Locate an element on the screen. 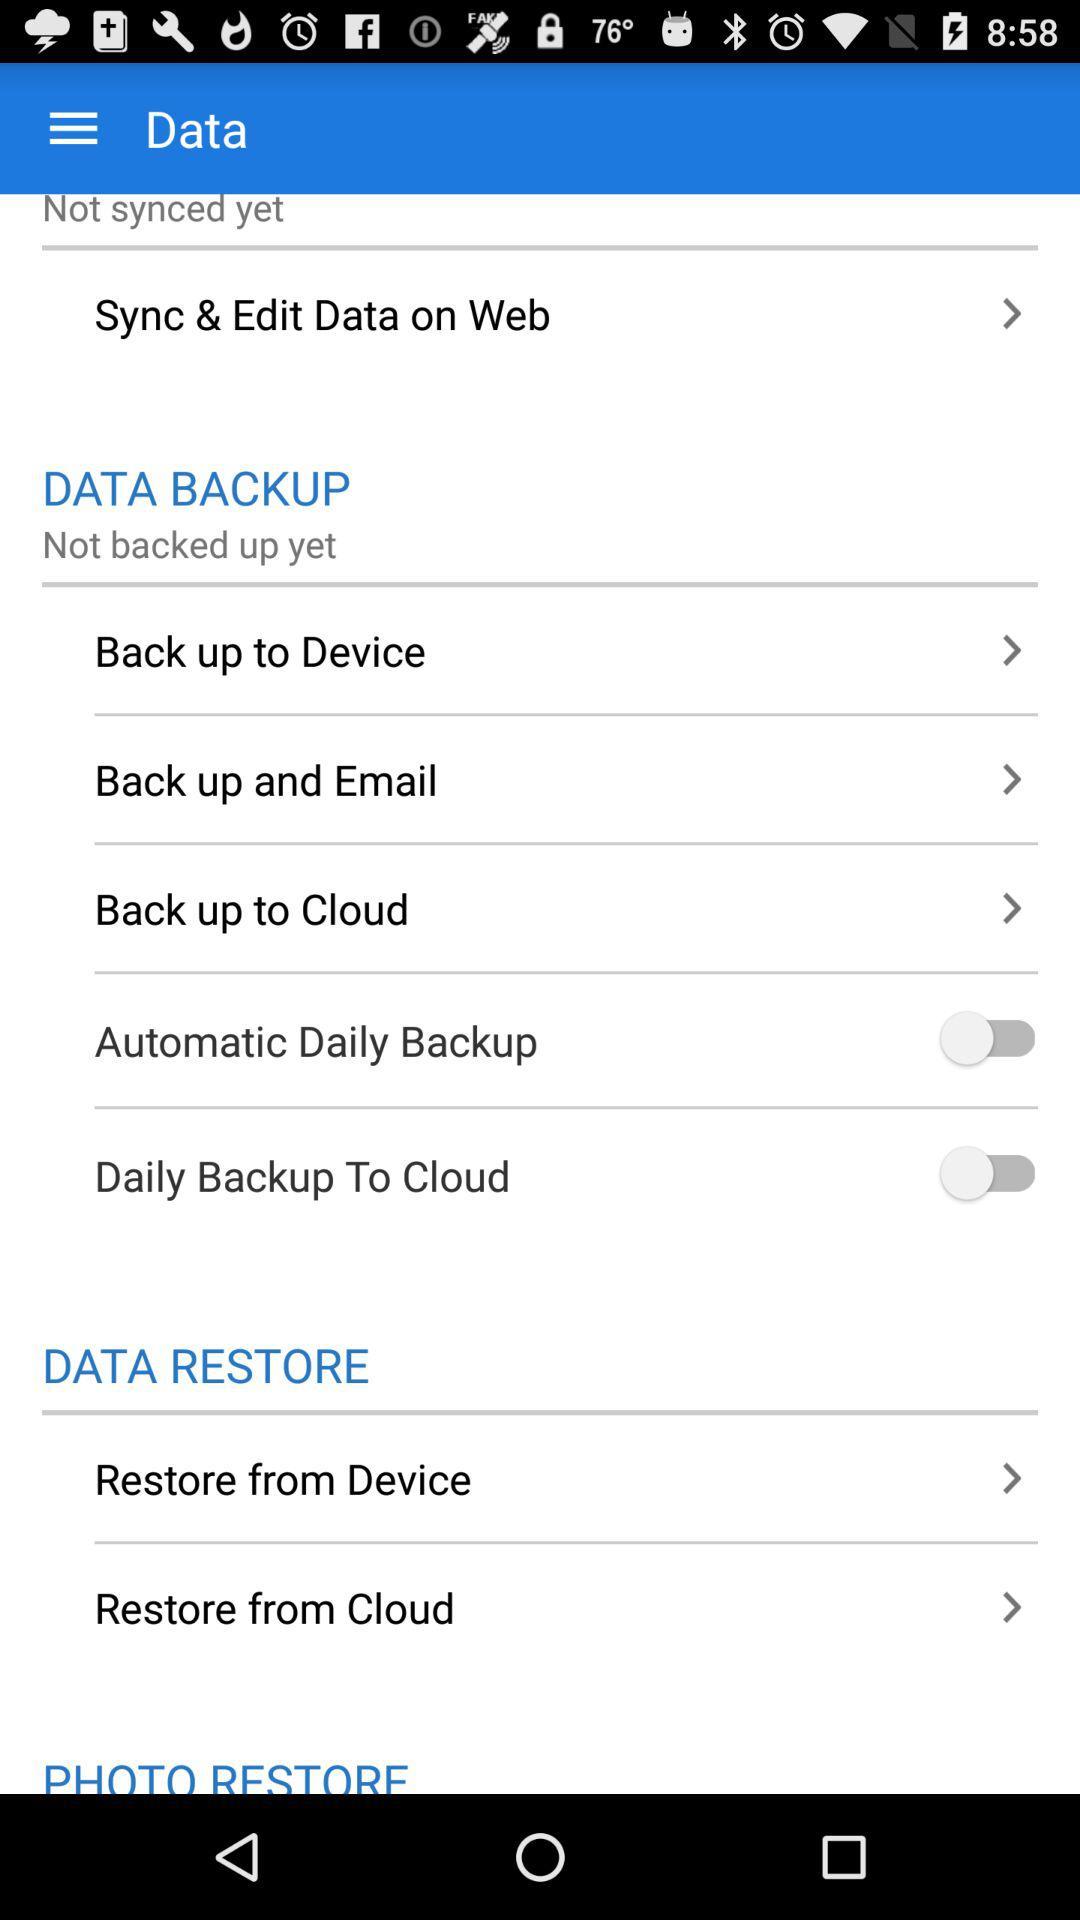 Image resolution: width=1080 pixels, height=1920 pixels. options is located at coordinates (984, 1175).